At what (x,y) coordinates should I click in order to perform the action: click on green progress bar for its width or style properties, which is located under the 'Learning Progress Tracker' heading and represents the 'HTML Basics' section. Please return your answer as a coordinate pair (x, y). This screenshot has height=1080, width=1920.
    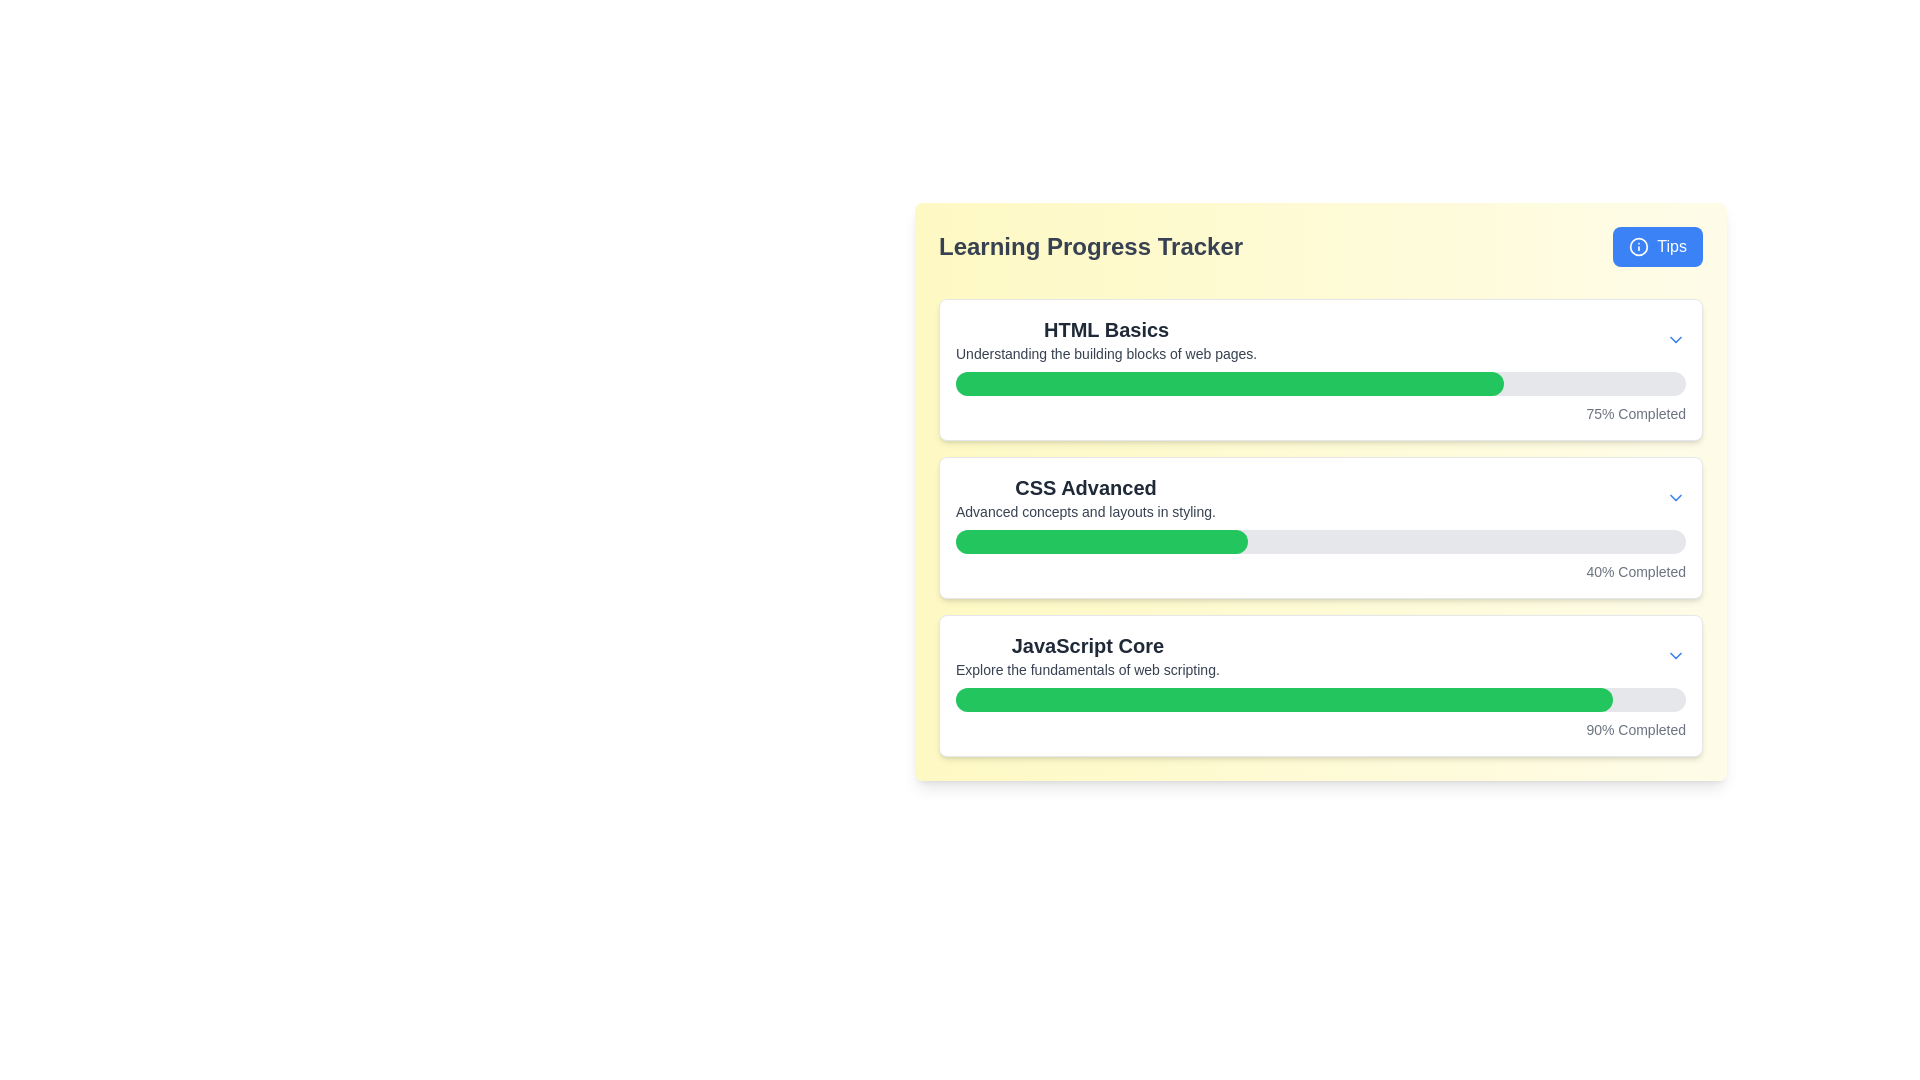
    Looking at the image, I should click on (1228, 384).